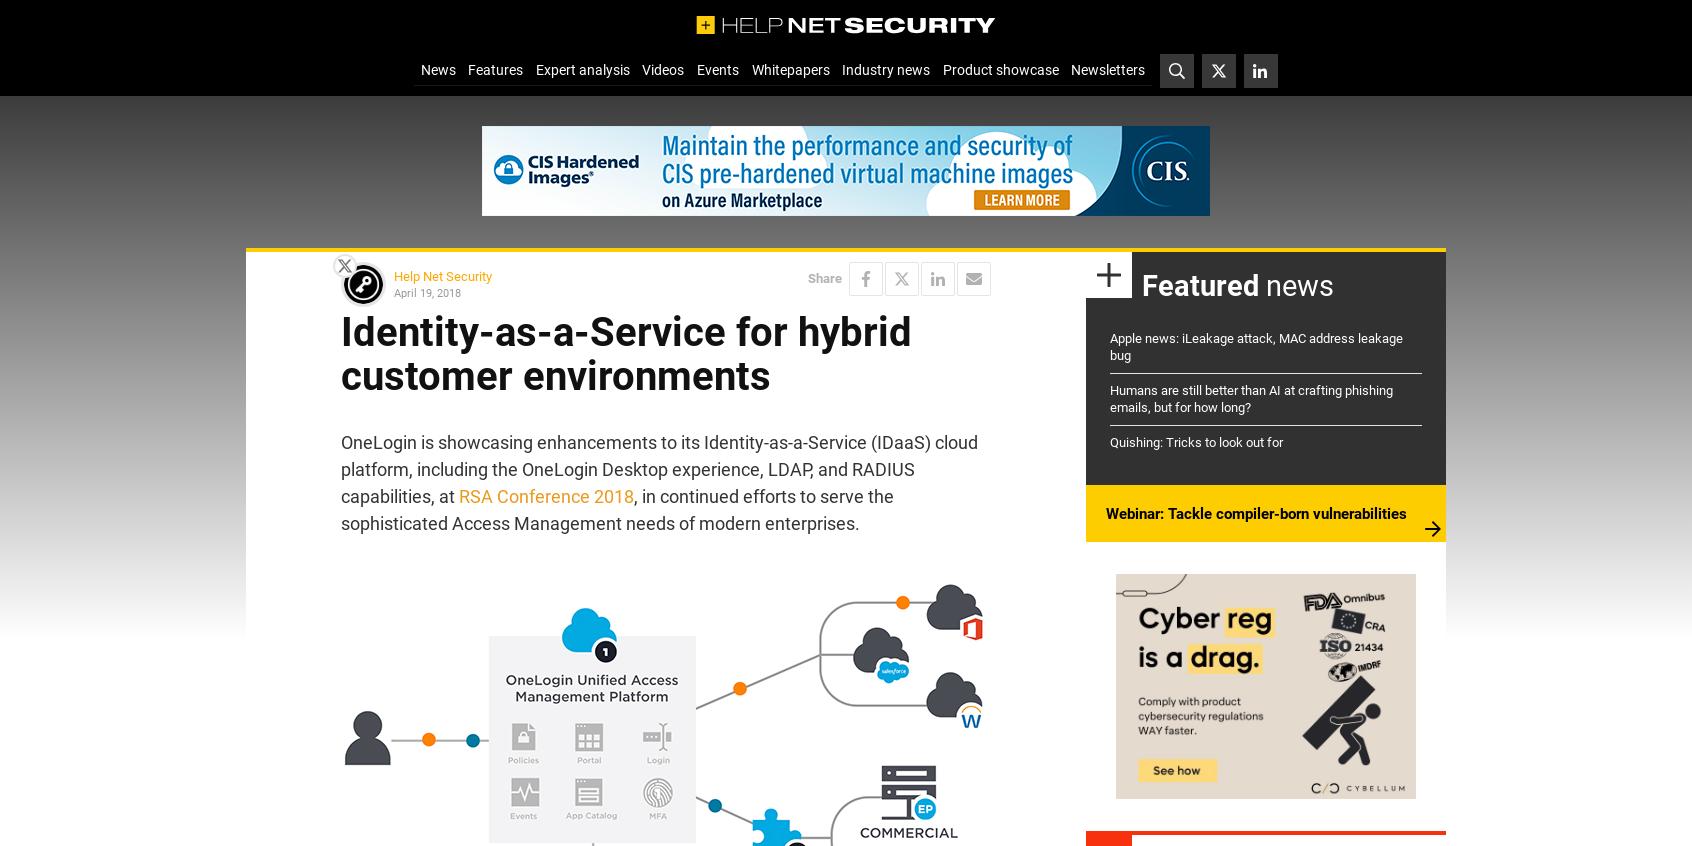  What do you see at coordinates (750, 68) in the screenshot?
I see `'Whitepapers'` at bounding box center [750, 68].